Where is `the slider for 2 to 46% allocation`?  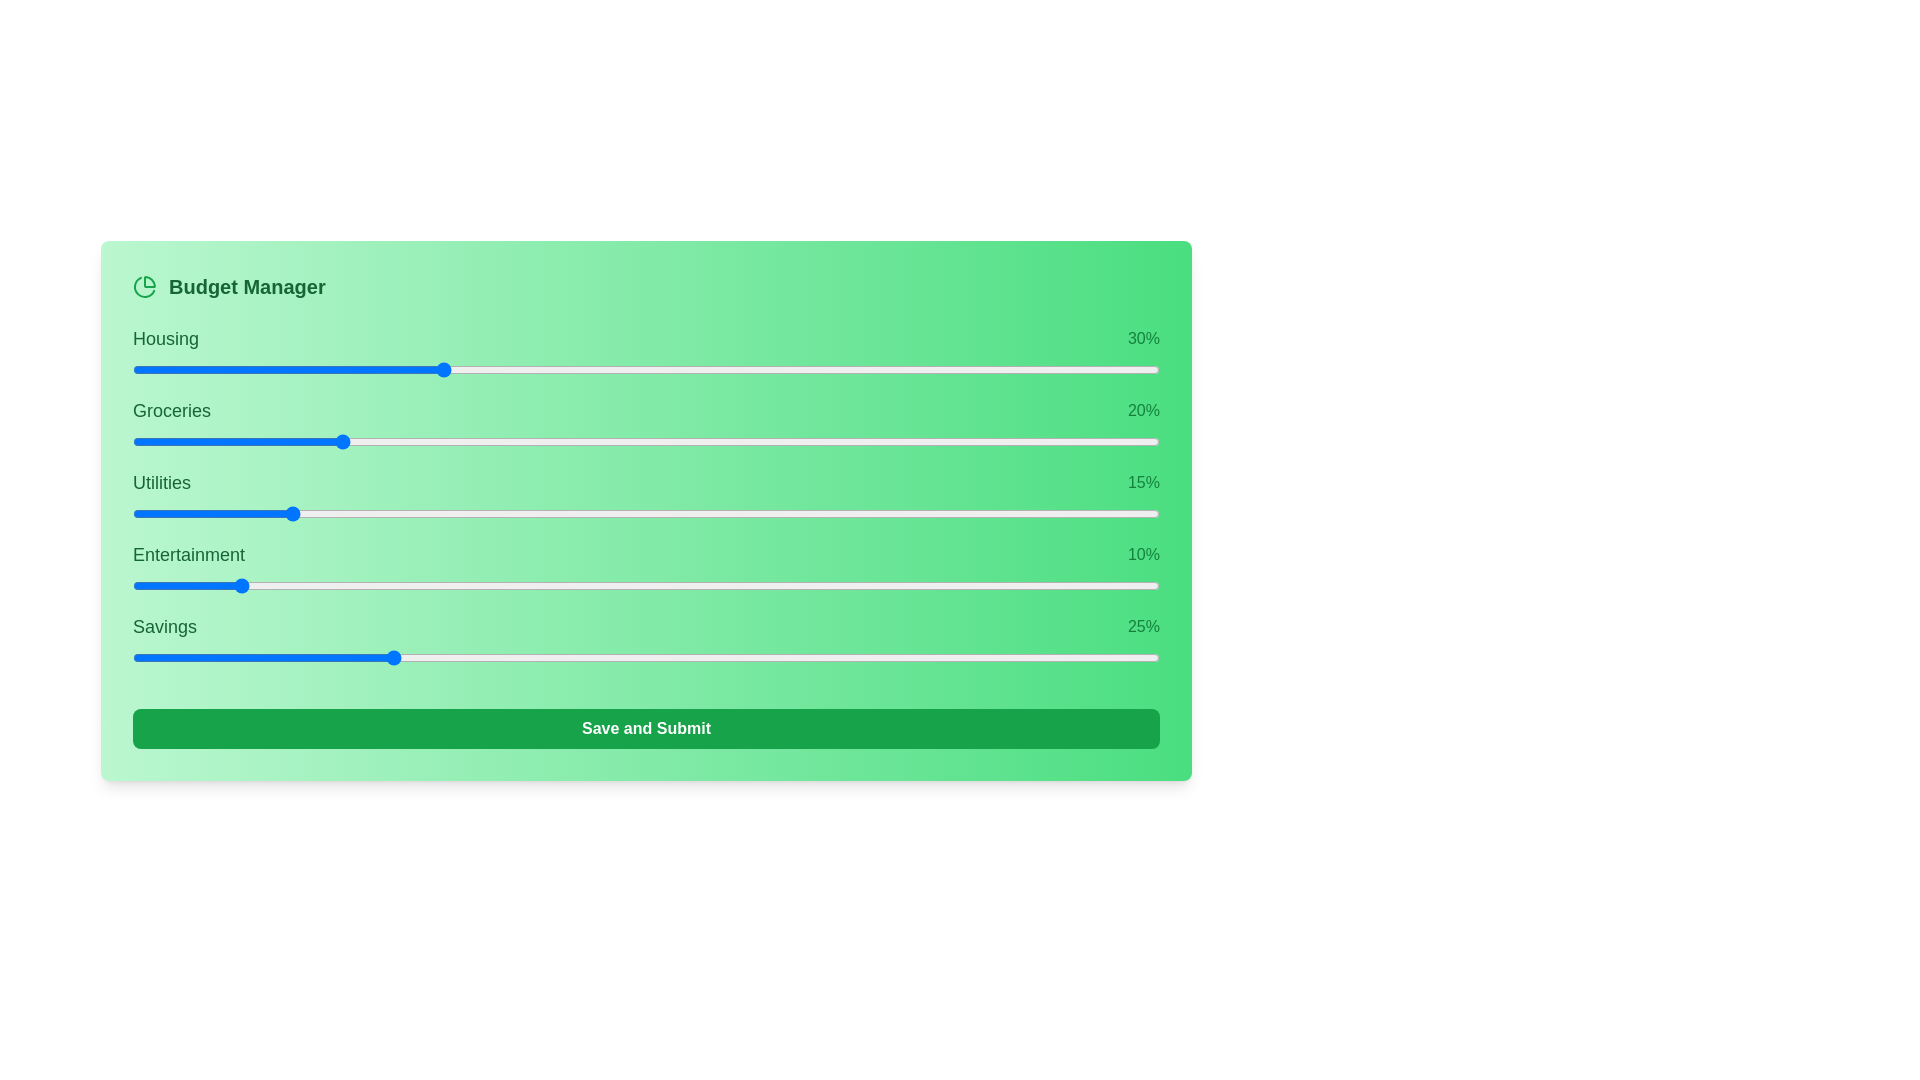 the slider for 2 to 46% allocation is located at coordinates (881, 512).